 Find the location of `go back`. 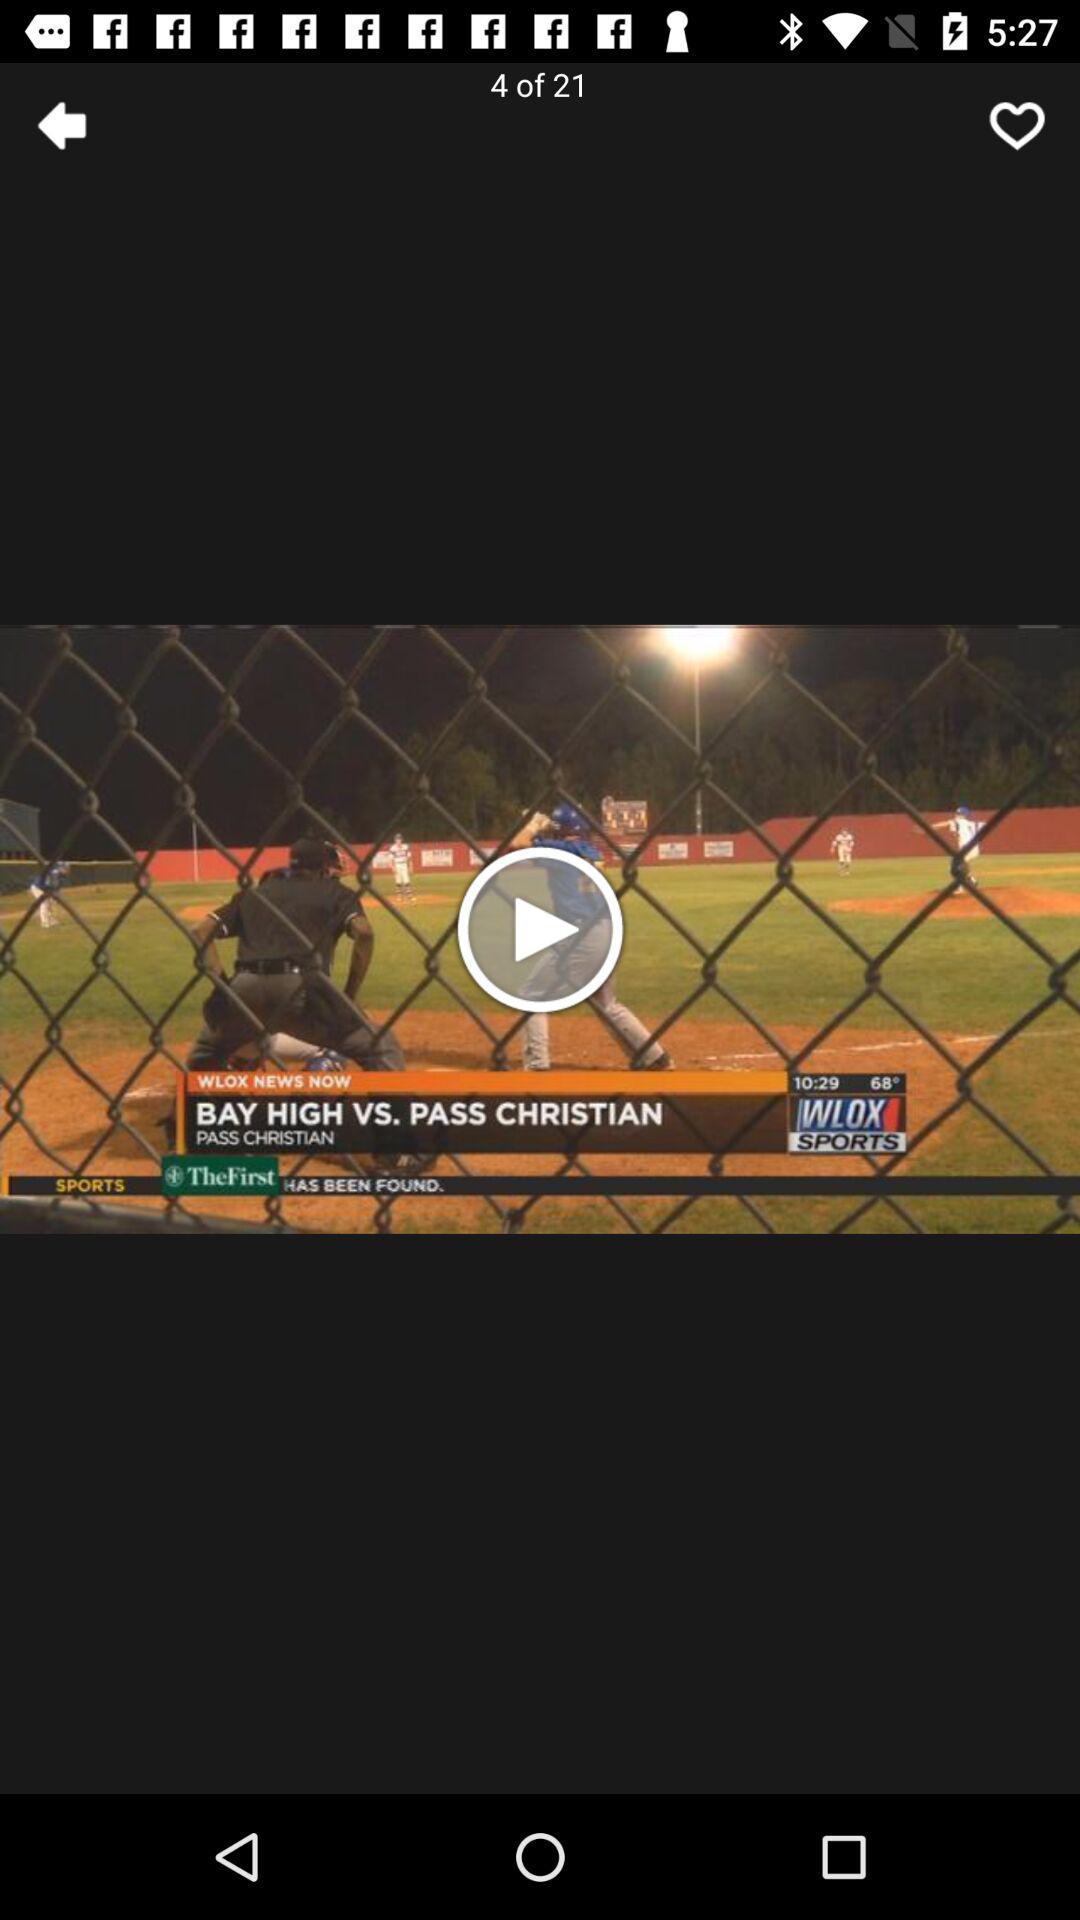

go back is located at coordinates (61, 124).